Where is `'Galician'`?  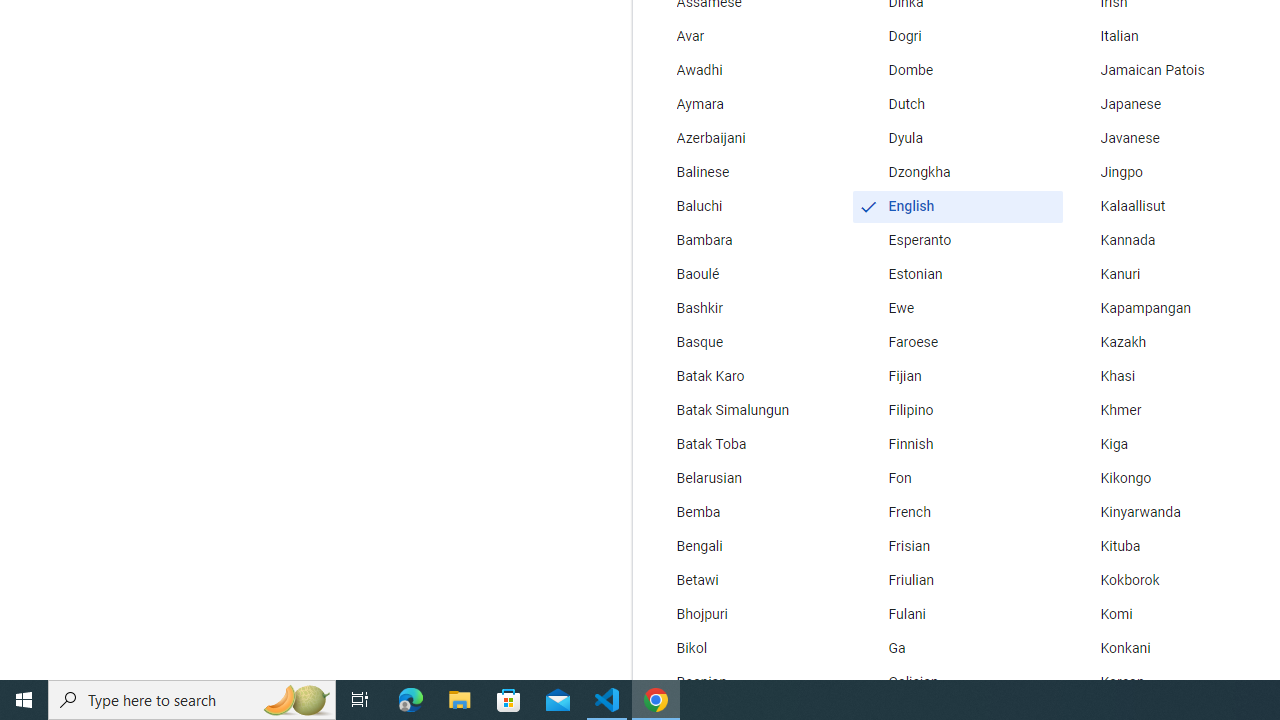 'Galician' is located at coordinates (956, 681).